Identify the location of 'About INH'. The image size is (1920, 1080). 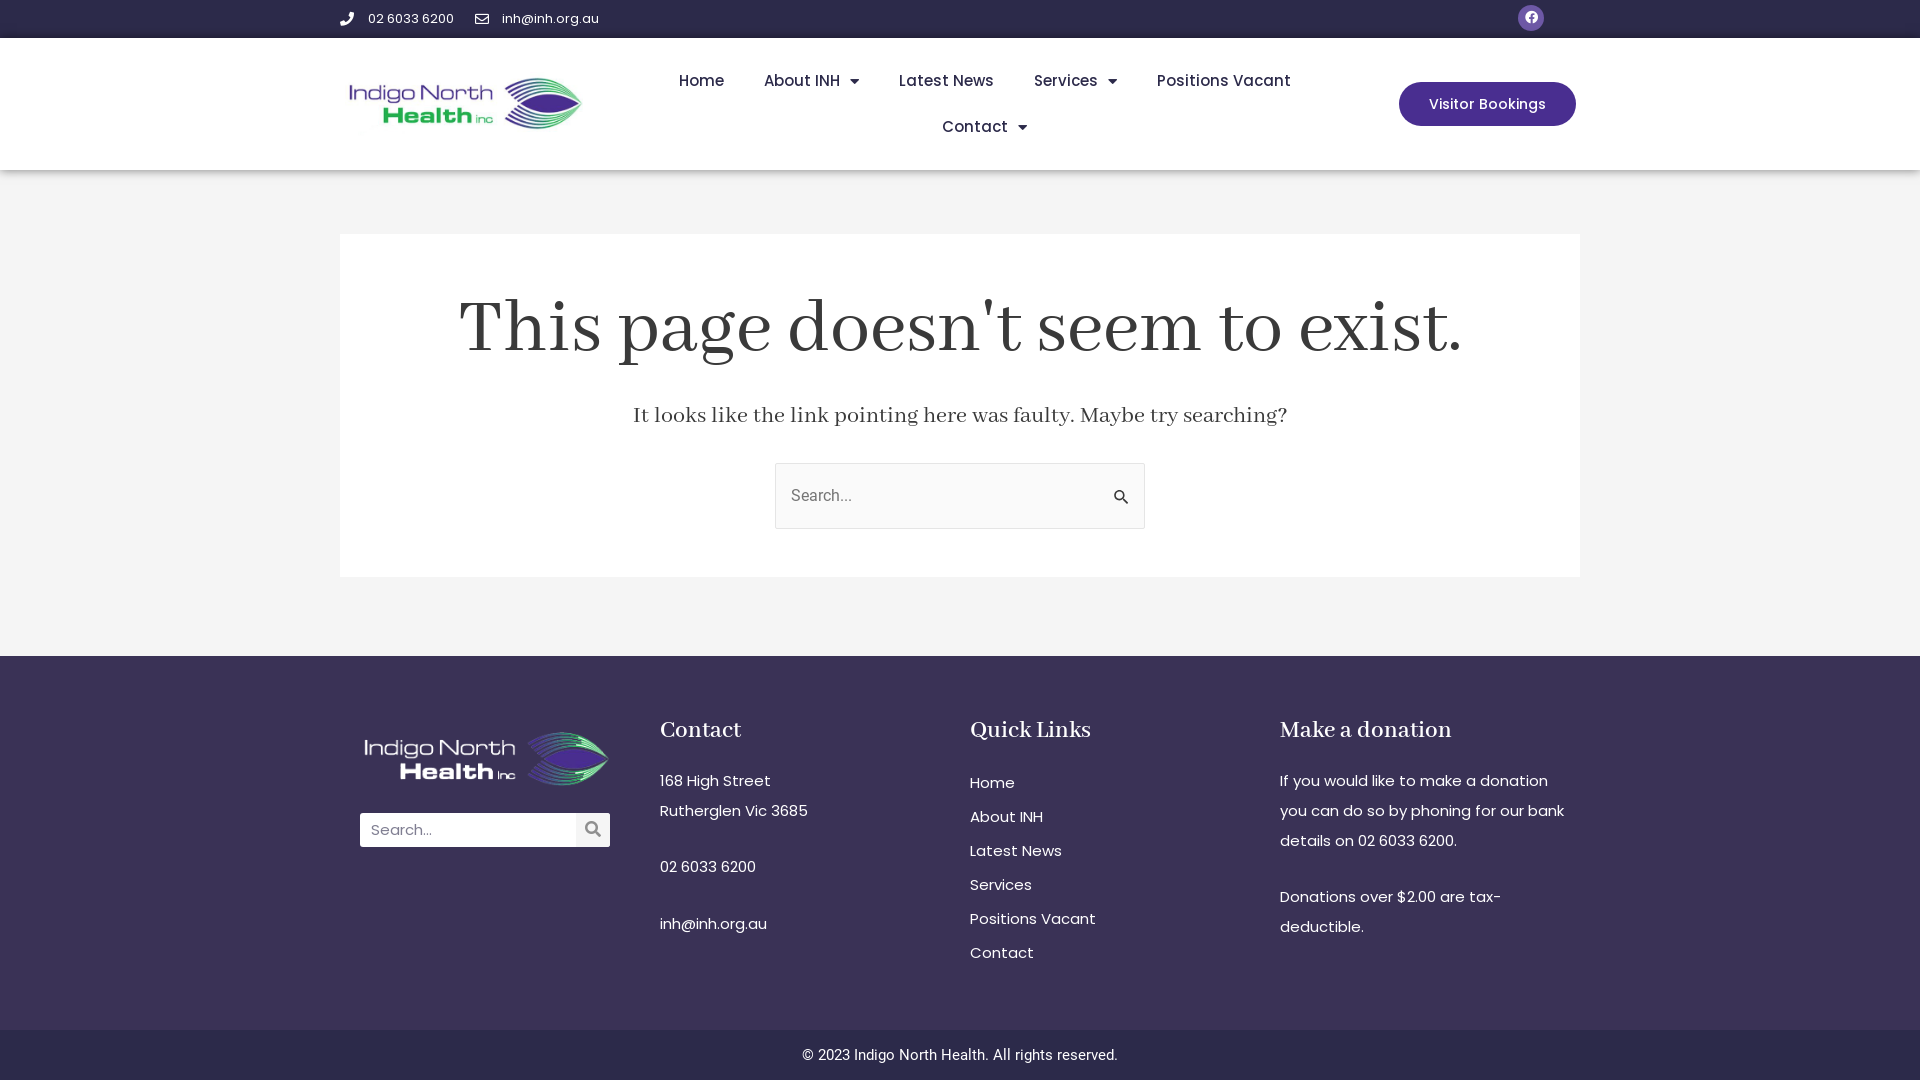
(811, 80).